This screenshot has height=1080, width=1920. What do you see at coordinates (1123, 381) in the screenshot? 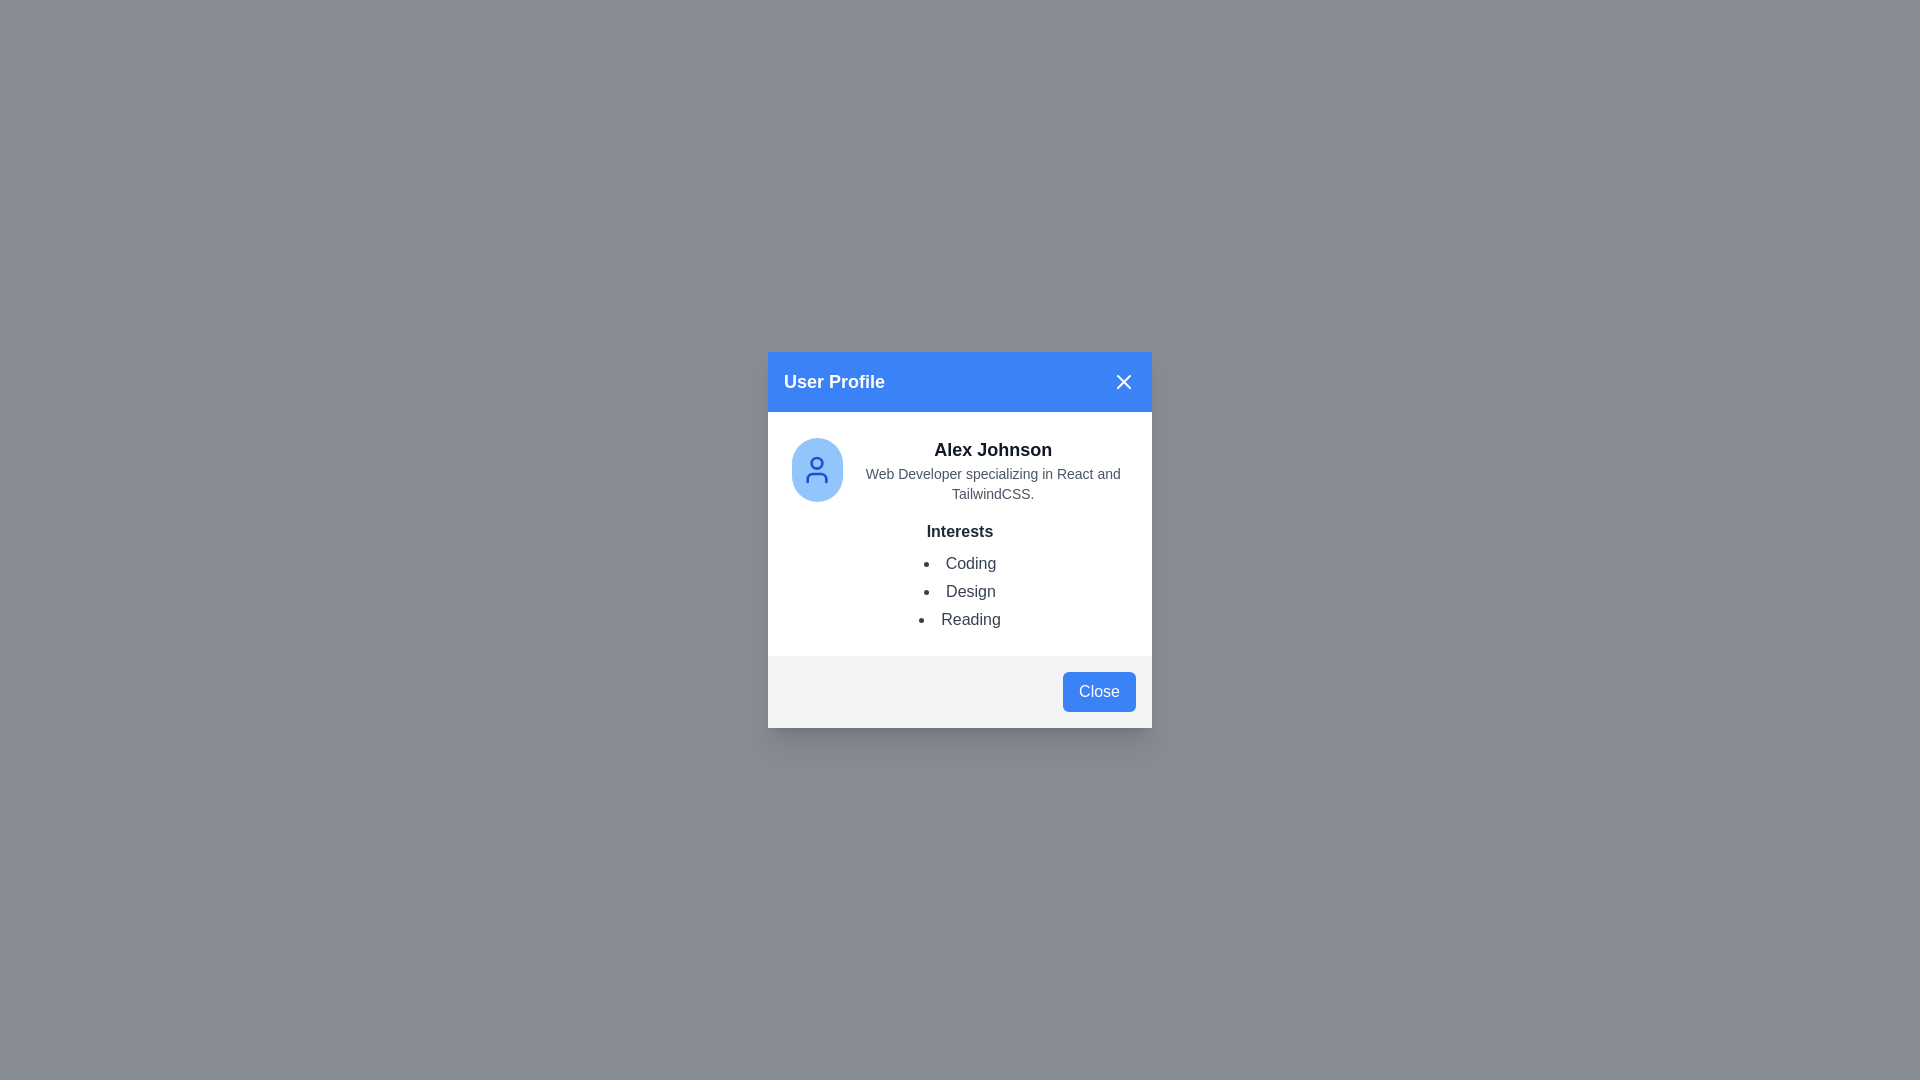
I see `the close icon represented by an 'X' shape located in the upper-right section of the blue header bar in the 'User Profile' modal dialog for visual feedback` at bounding box center [1123, 381].